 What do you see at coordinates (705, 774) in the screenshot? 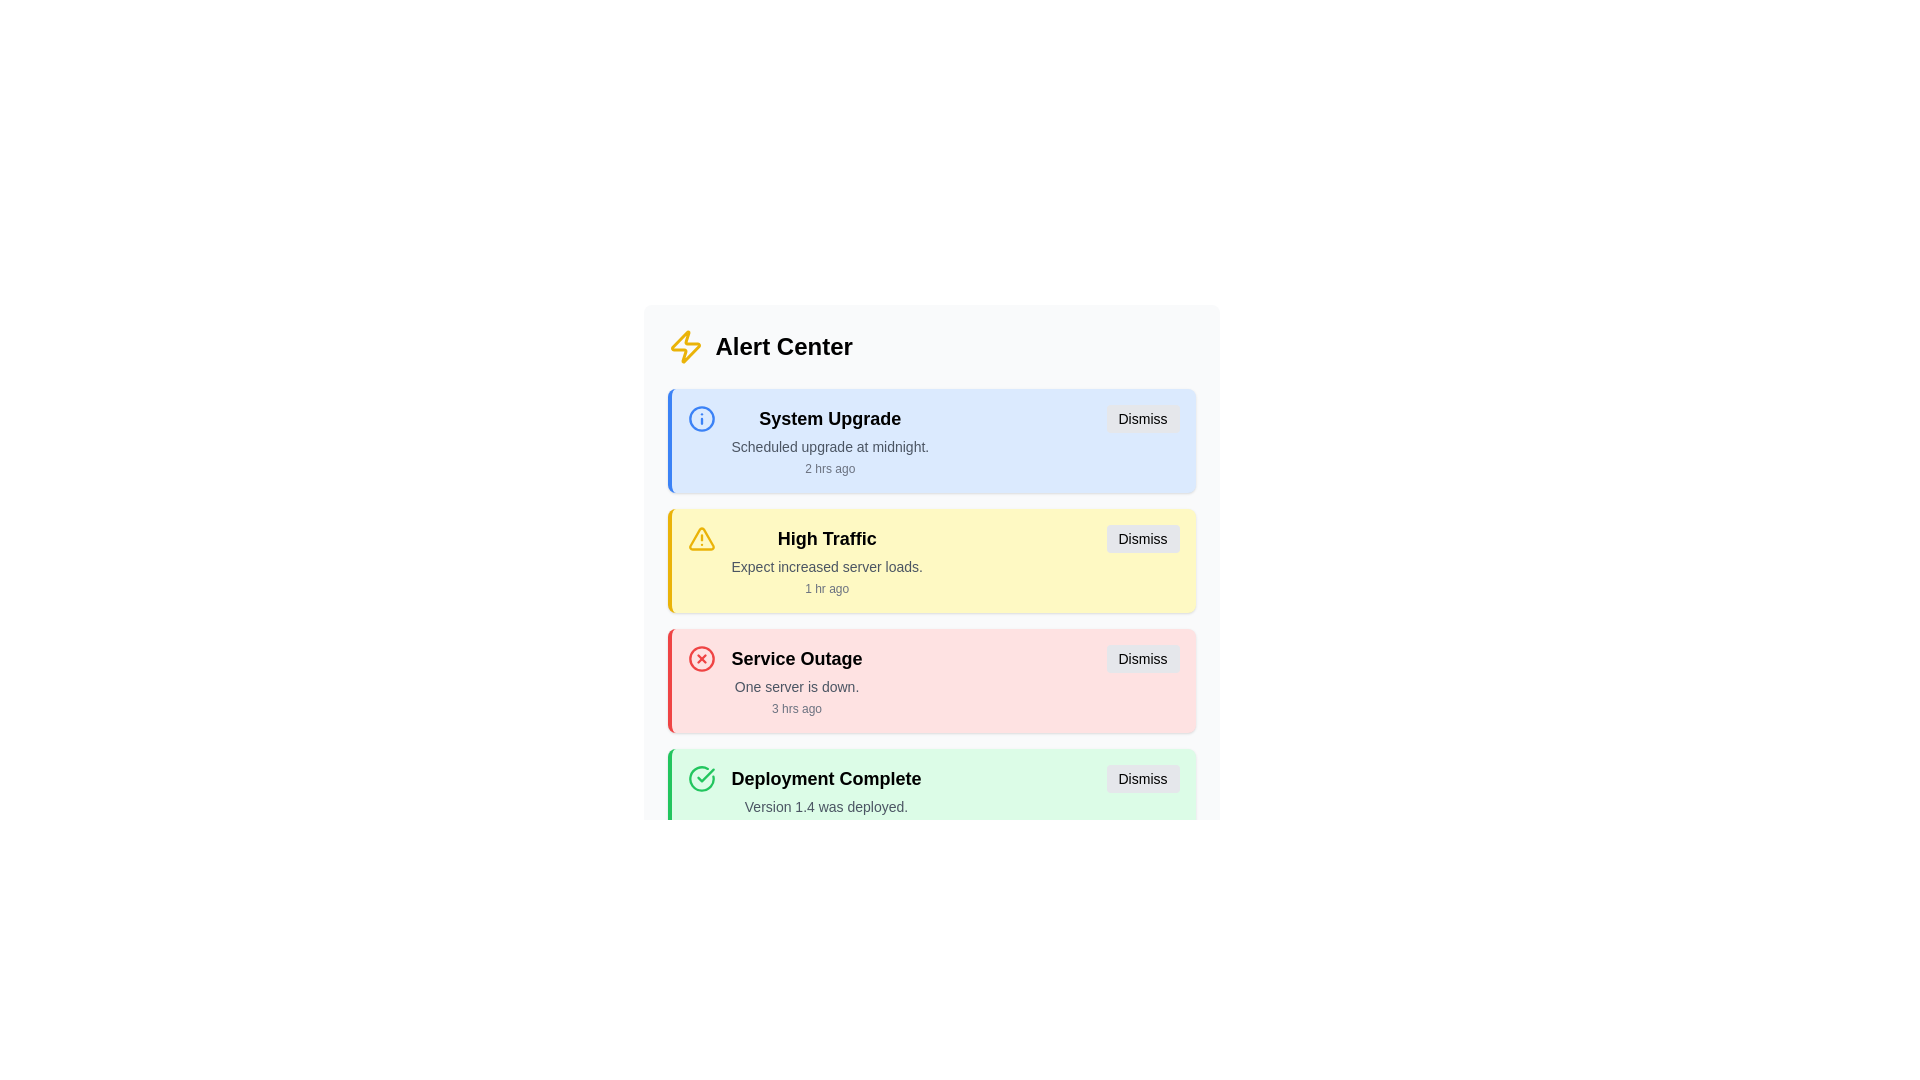
I see `the checkmark icon located adjacent` at bounding box center [705, 774].